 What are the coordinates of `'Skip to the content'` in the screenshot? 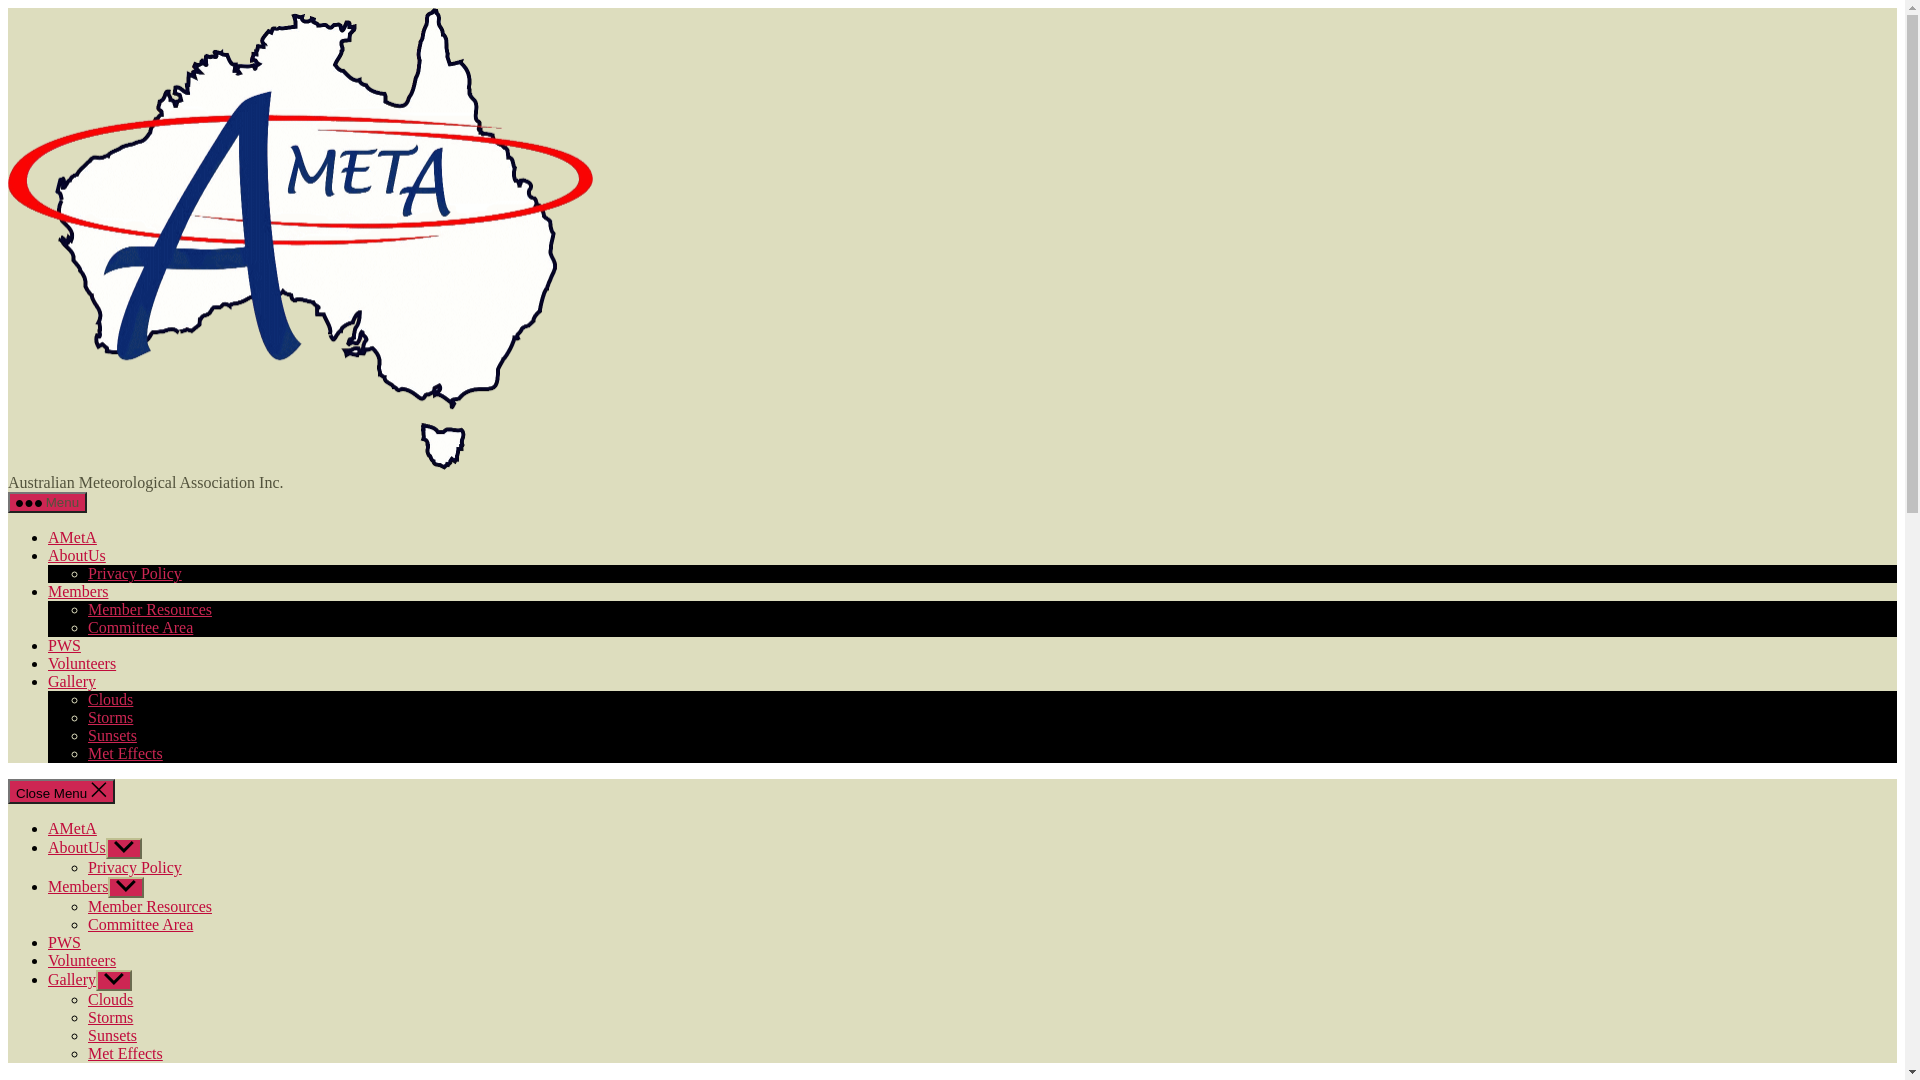 It's located at (7, 7).